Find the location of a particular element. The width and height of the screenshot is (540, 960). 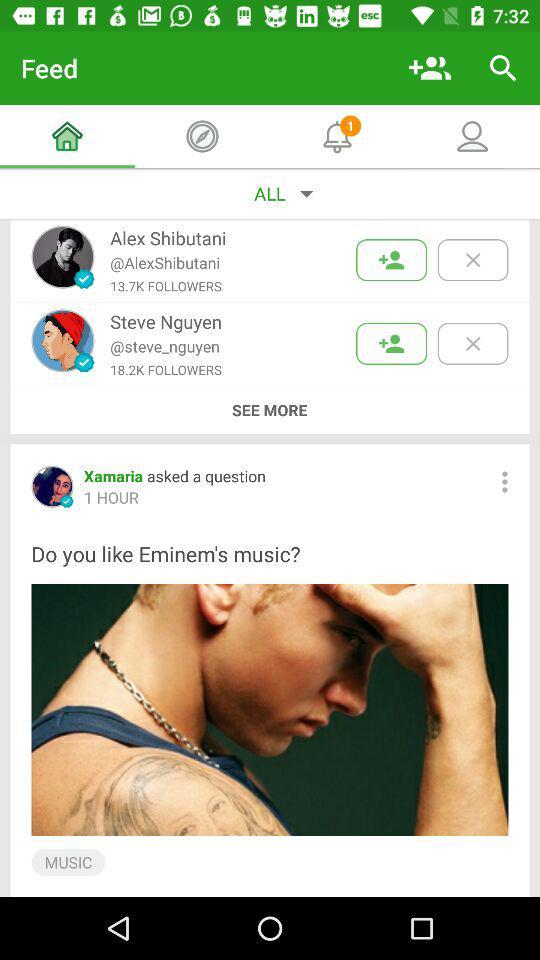

cancel is located at coordinates (472, 259).